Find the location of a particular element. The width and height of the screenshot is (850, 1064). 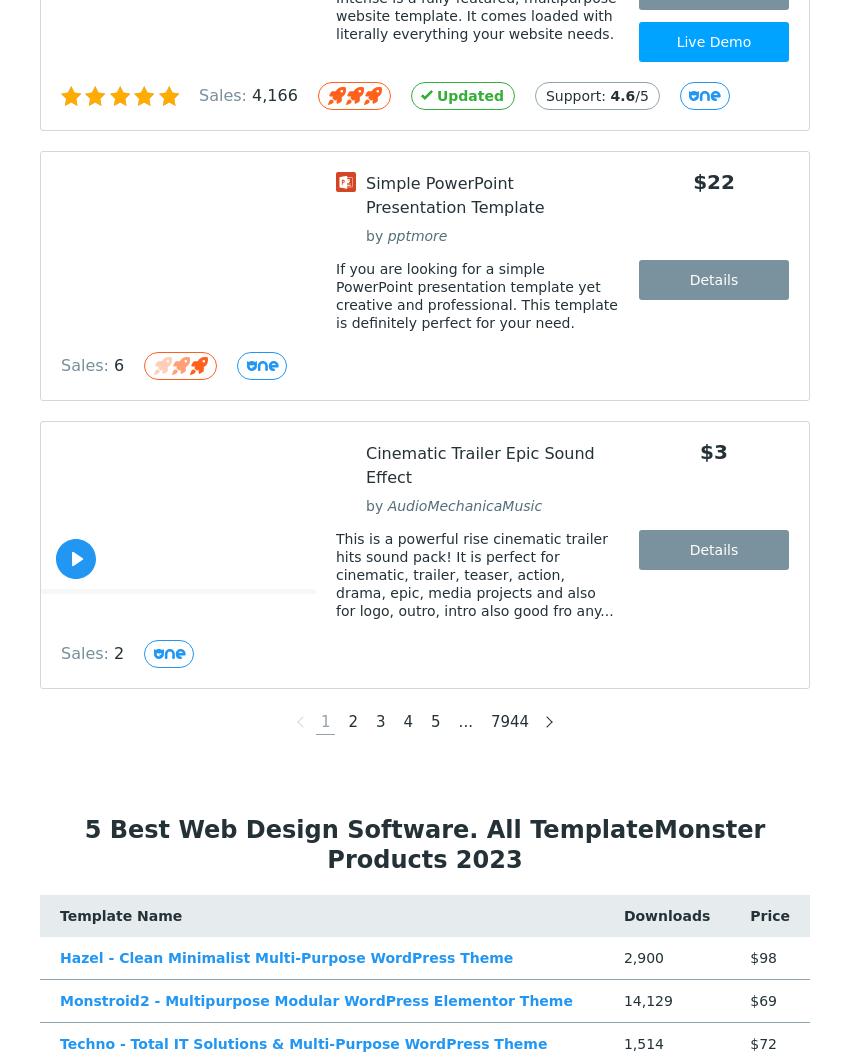

'4.6' is located at coordinates (621, 95).